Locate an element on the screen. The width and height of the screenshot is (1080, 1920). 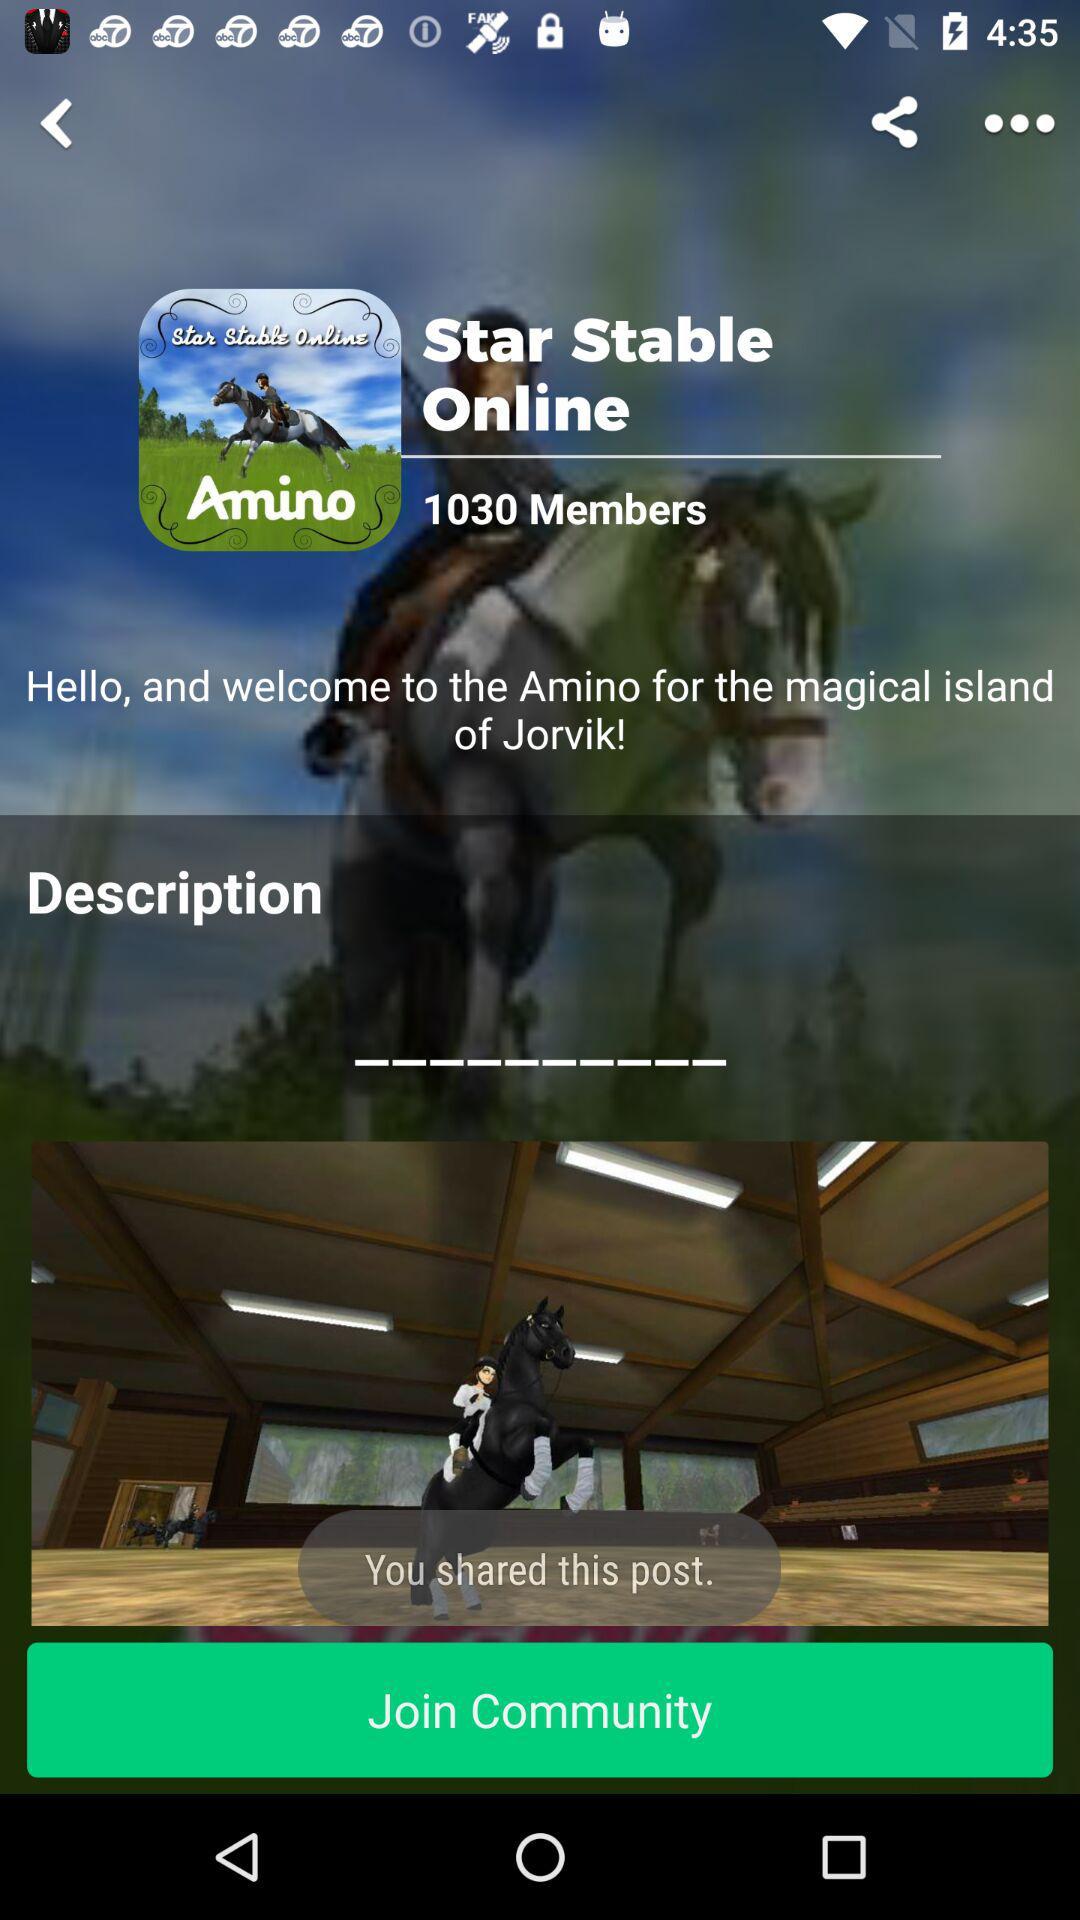
share the article is located at coordinates (540, 1382).